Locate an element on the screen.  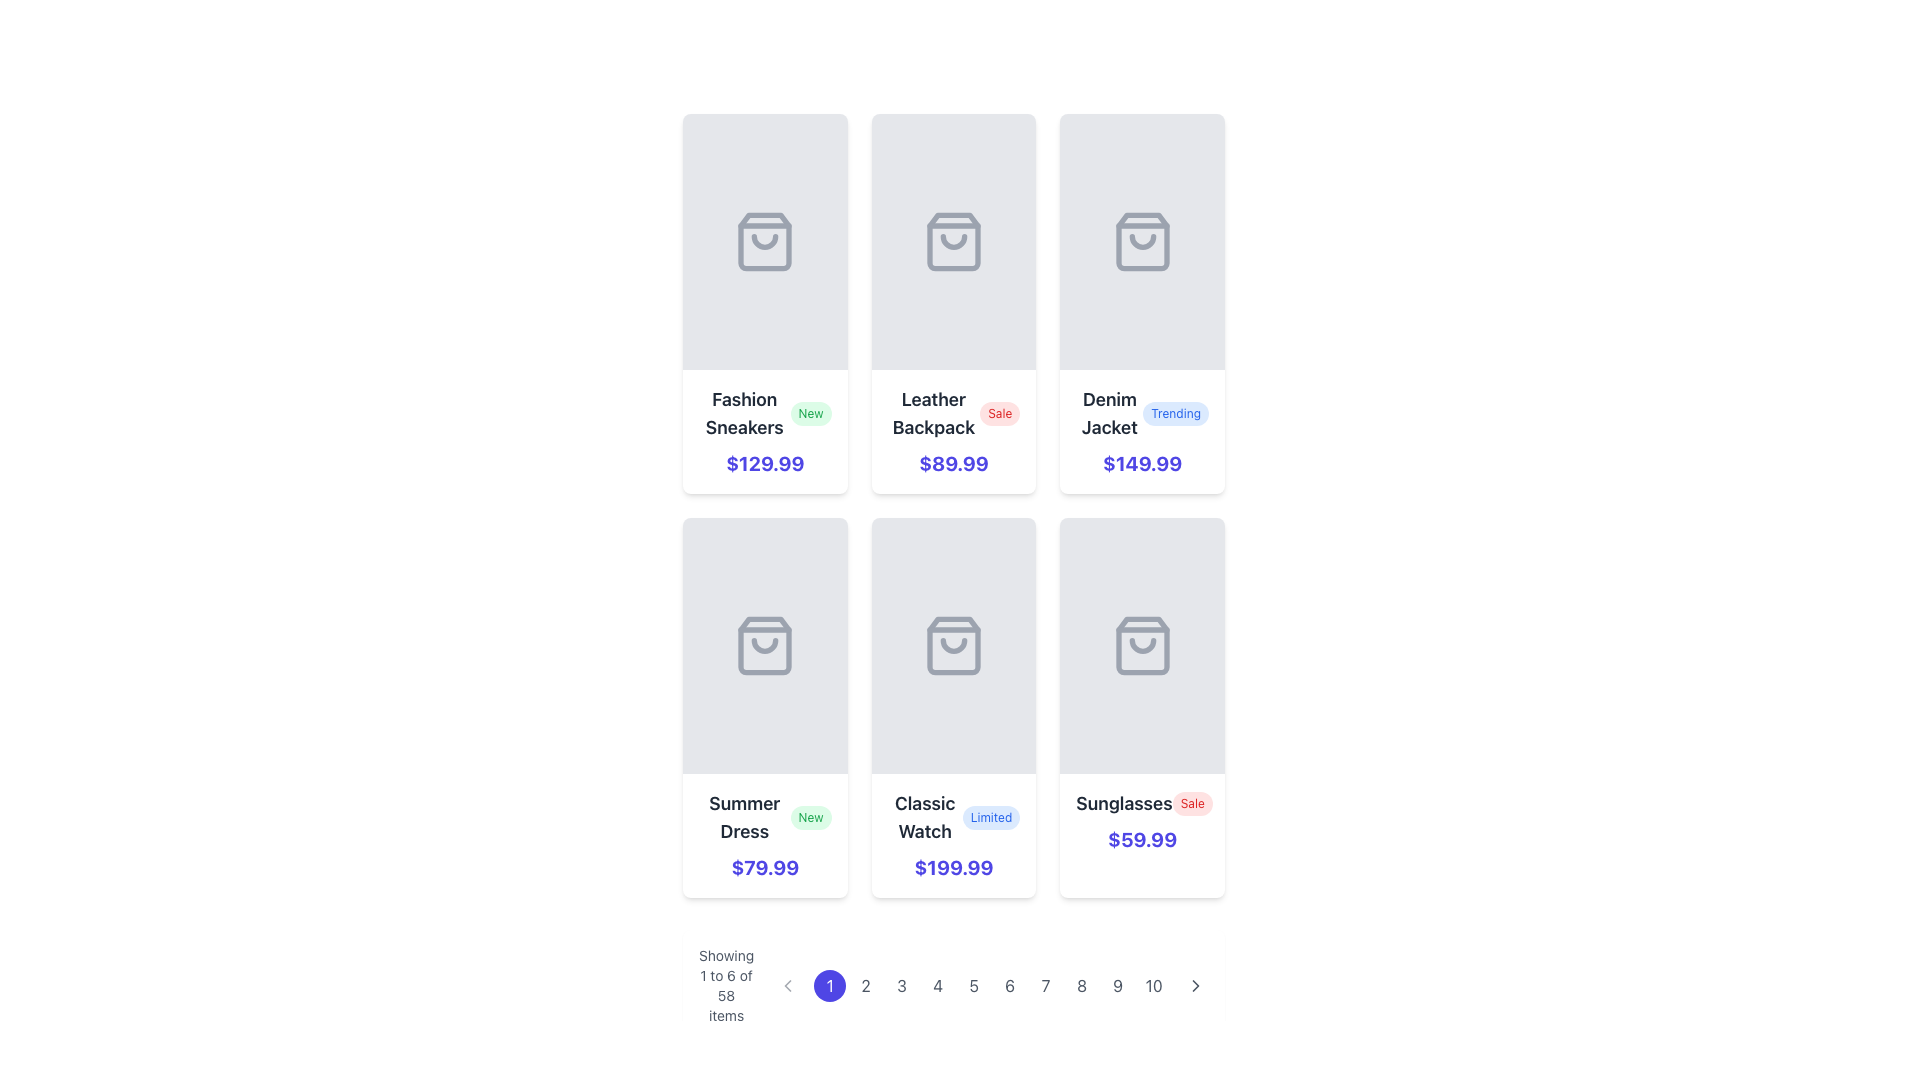
the circular button labeled '9' is located at coordinates (1117, 985).